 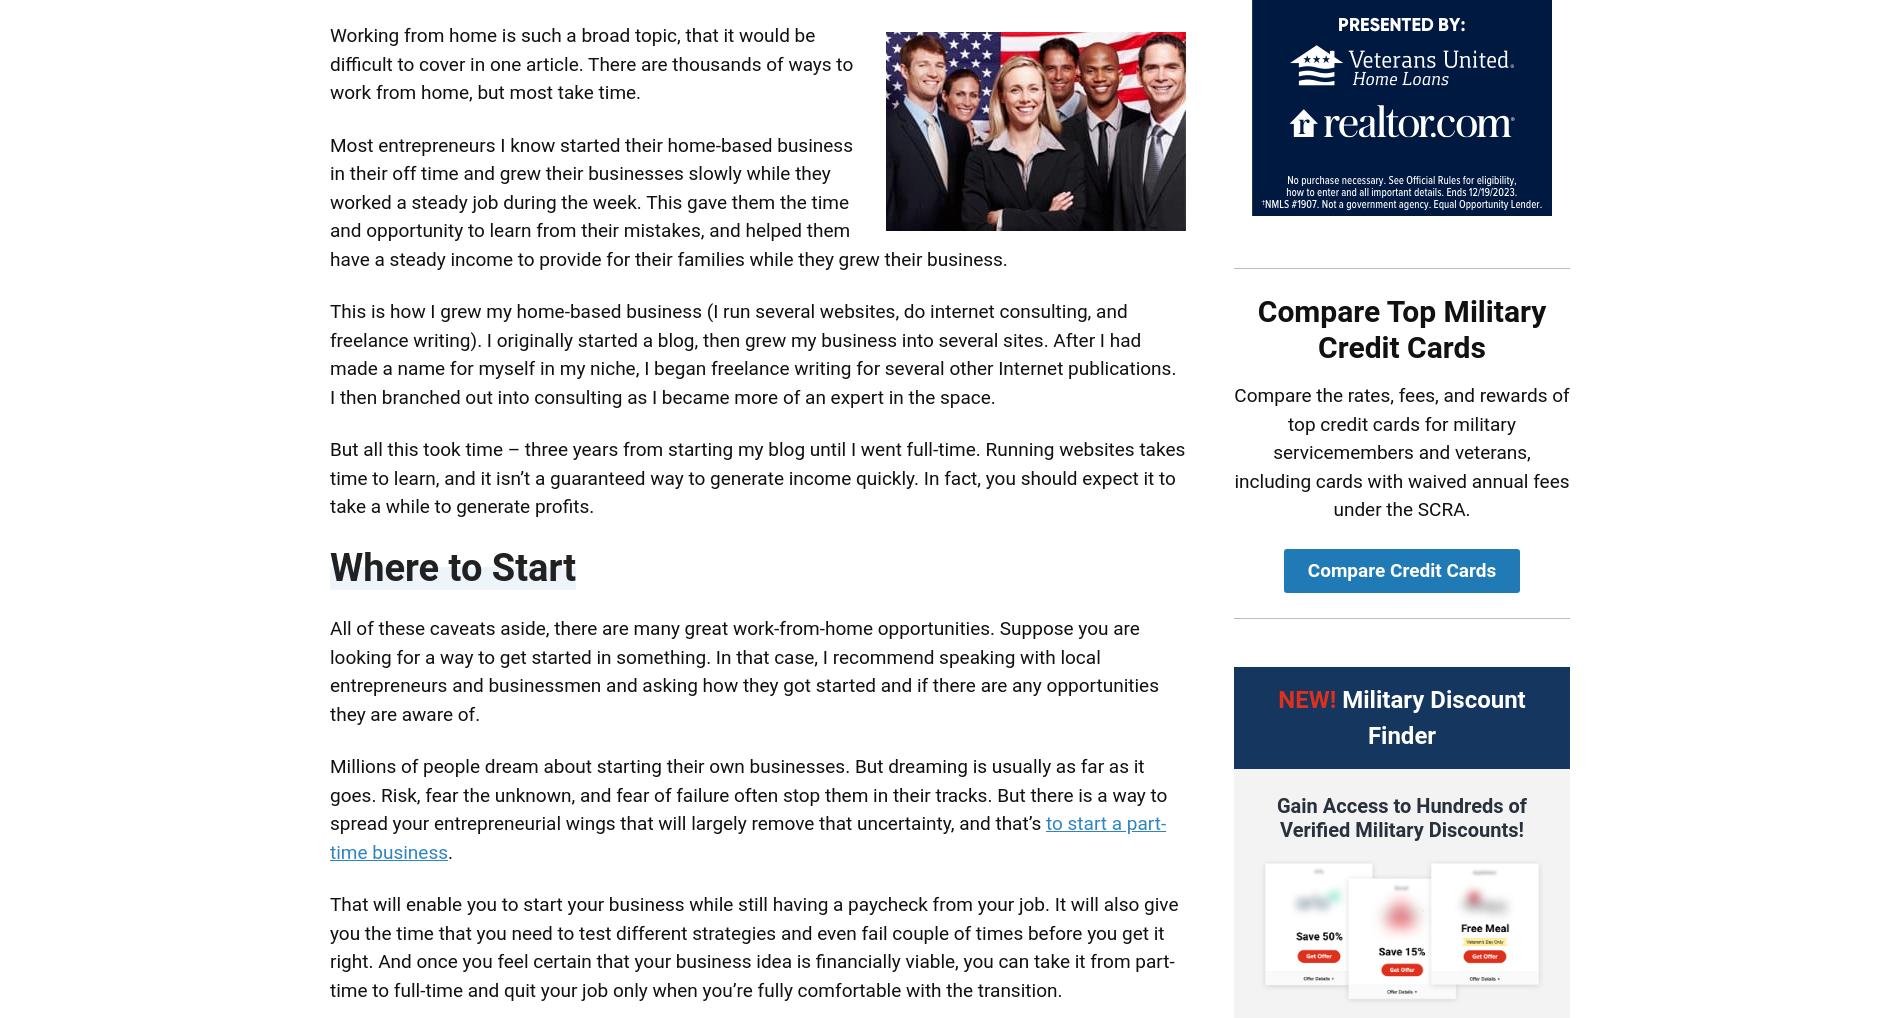 What do you see at coordinates (329, 836) in the screenshot?
I see `'to start a part-time business'` at bounding box center [329, 836].